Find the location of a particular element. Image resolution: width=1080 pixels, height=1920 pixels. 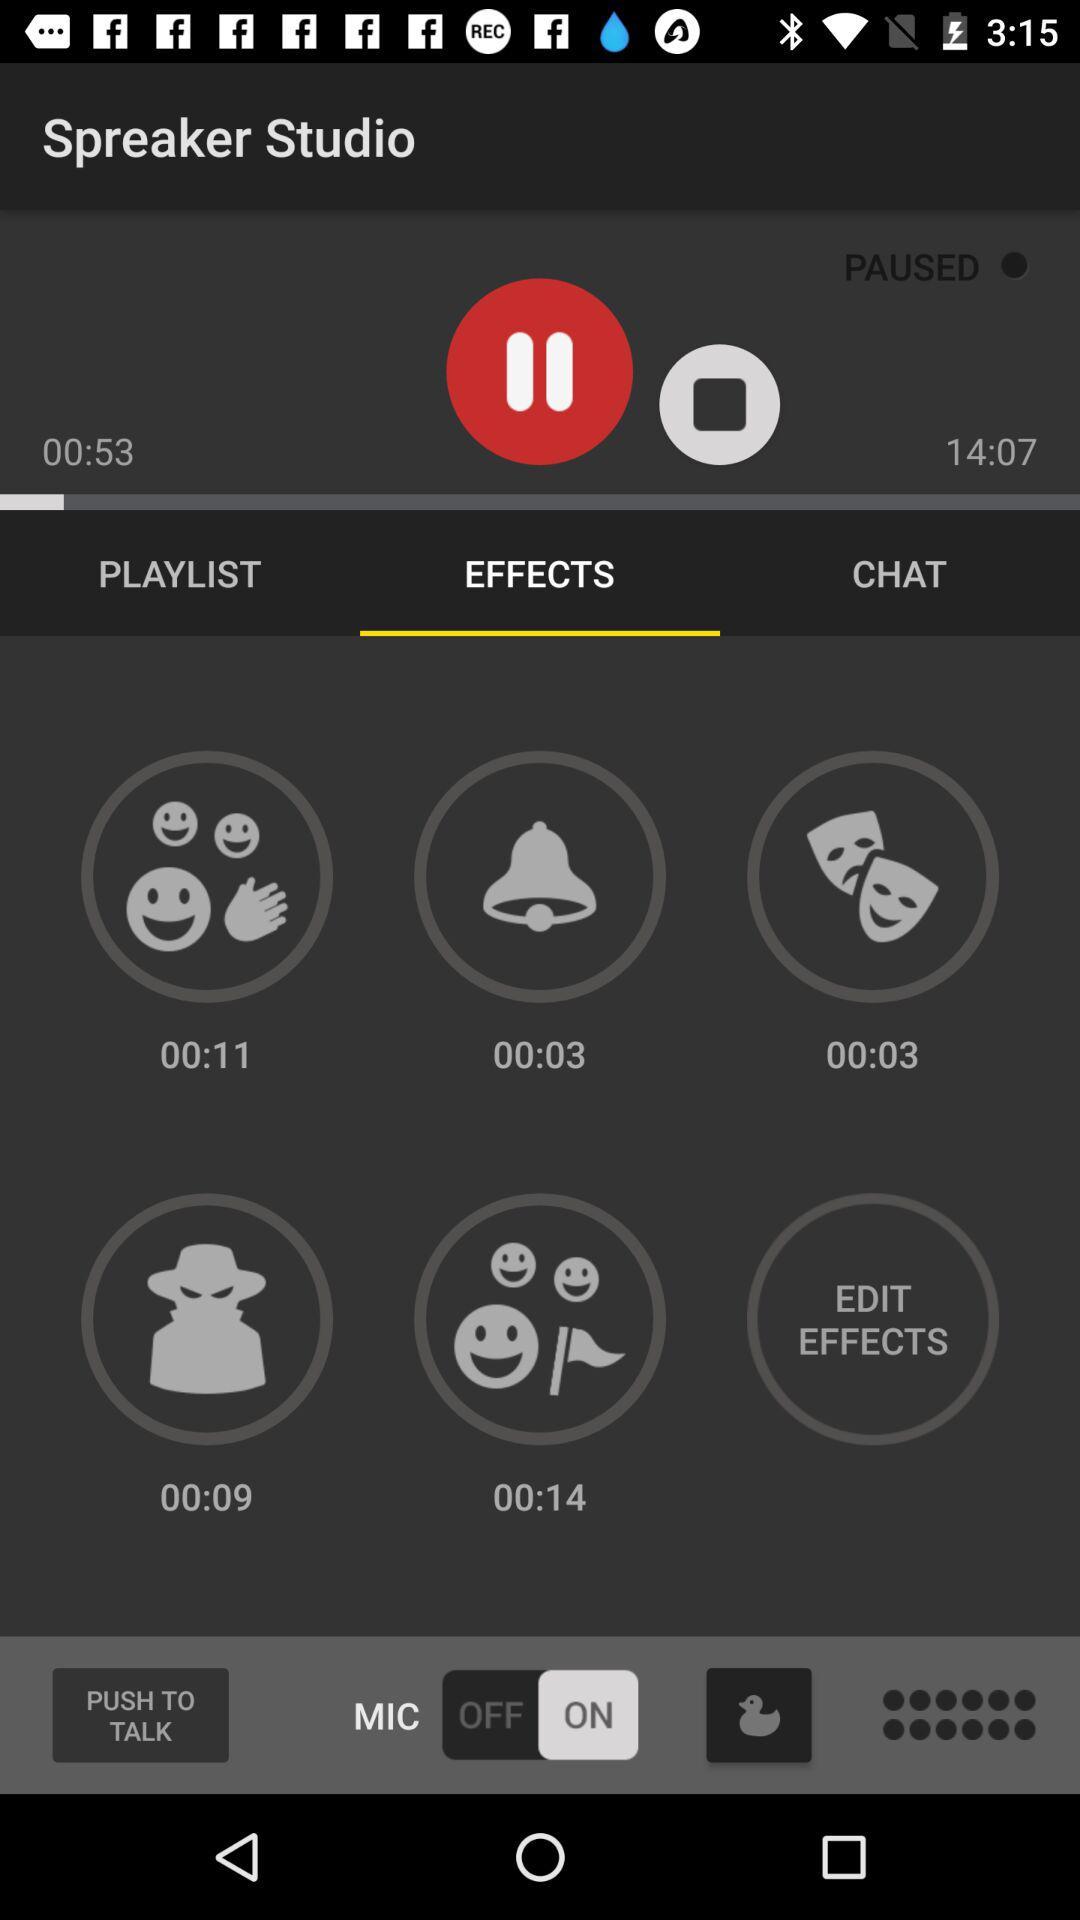

the pause icon is located at coordinates (538, 371).